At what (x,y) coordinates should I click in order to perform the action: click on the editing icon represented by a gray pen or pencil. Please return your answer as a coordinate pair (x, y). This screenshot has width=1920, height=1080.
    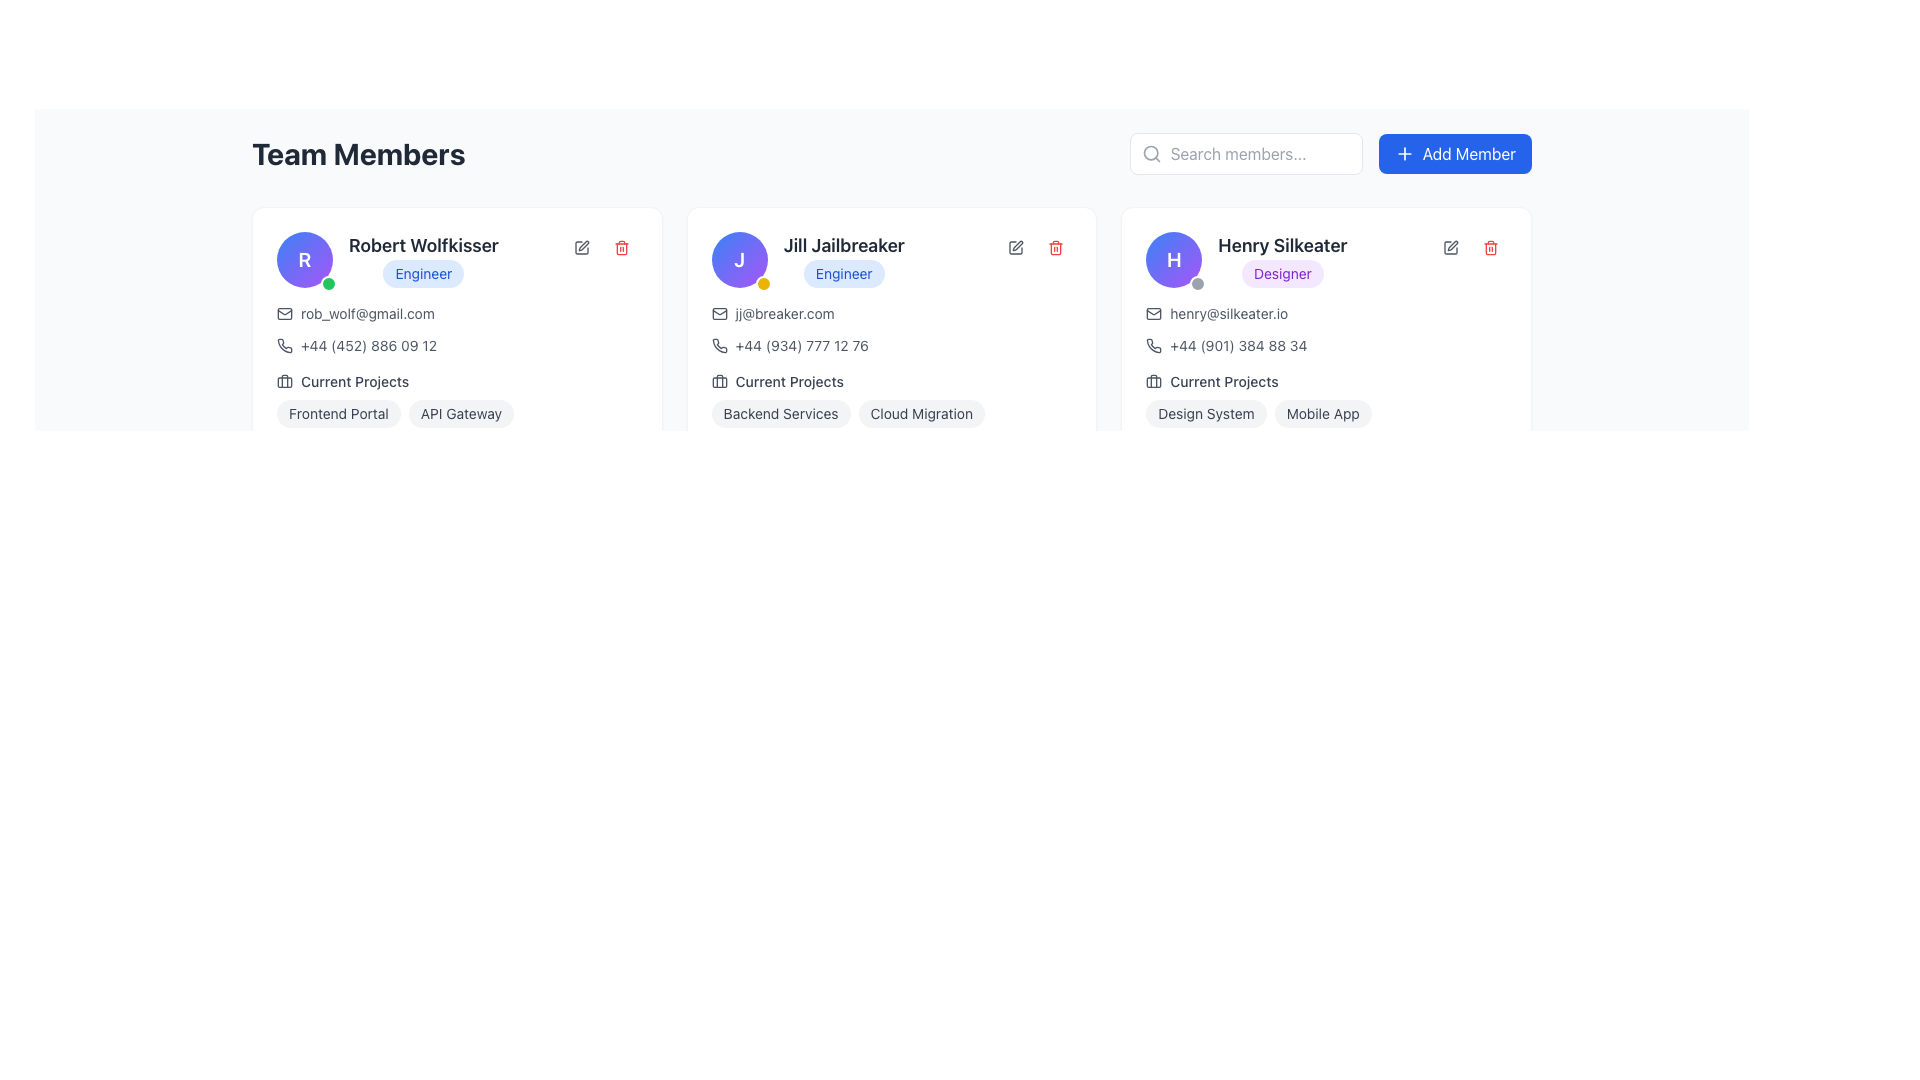
    Looking at the image, I should click on (1016, 246).